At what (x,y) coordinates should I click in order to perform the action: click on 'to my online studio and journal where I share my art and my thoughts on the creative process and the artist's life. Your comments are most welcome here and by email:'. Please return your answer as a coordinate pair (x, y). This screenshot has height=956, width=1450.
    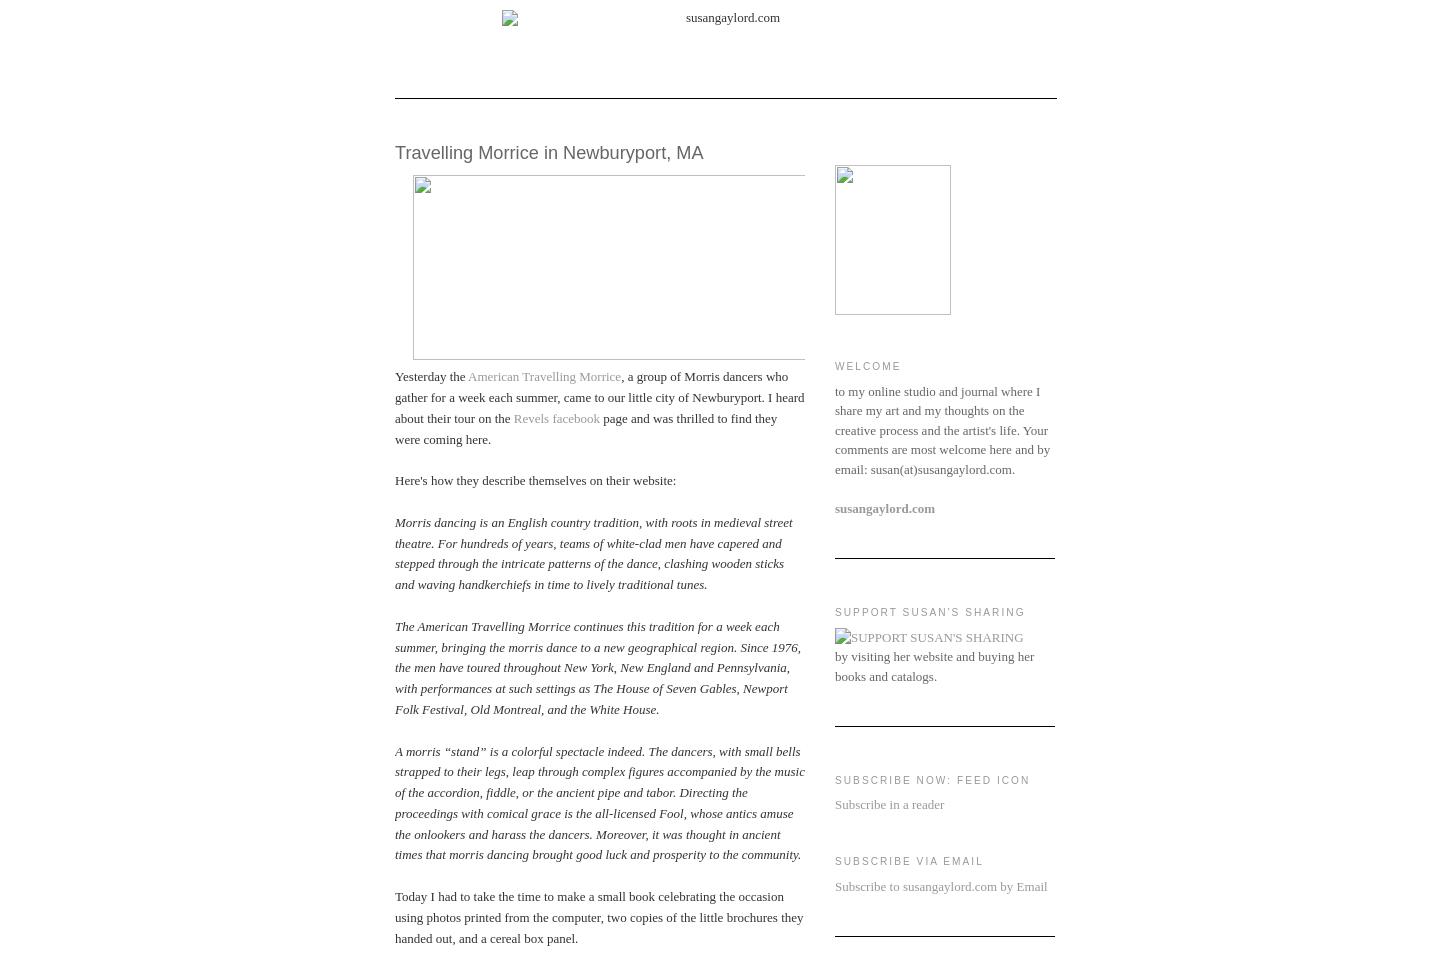
    Looking at the image, I should click on (941, 429).